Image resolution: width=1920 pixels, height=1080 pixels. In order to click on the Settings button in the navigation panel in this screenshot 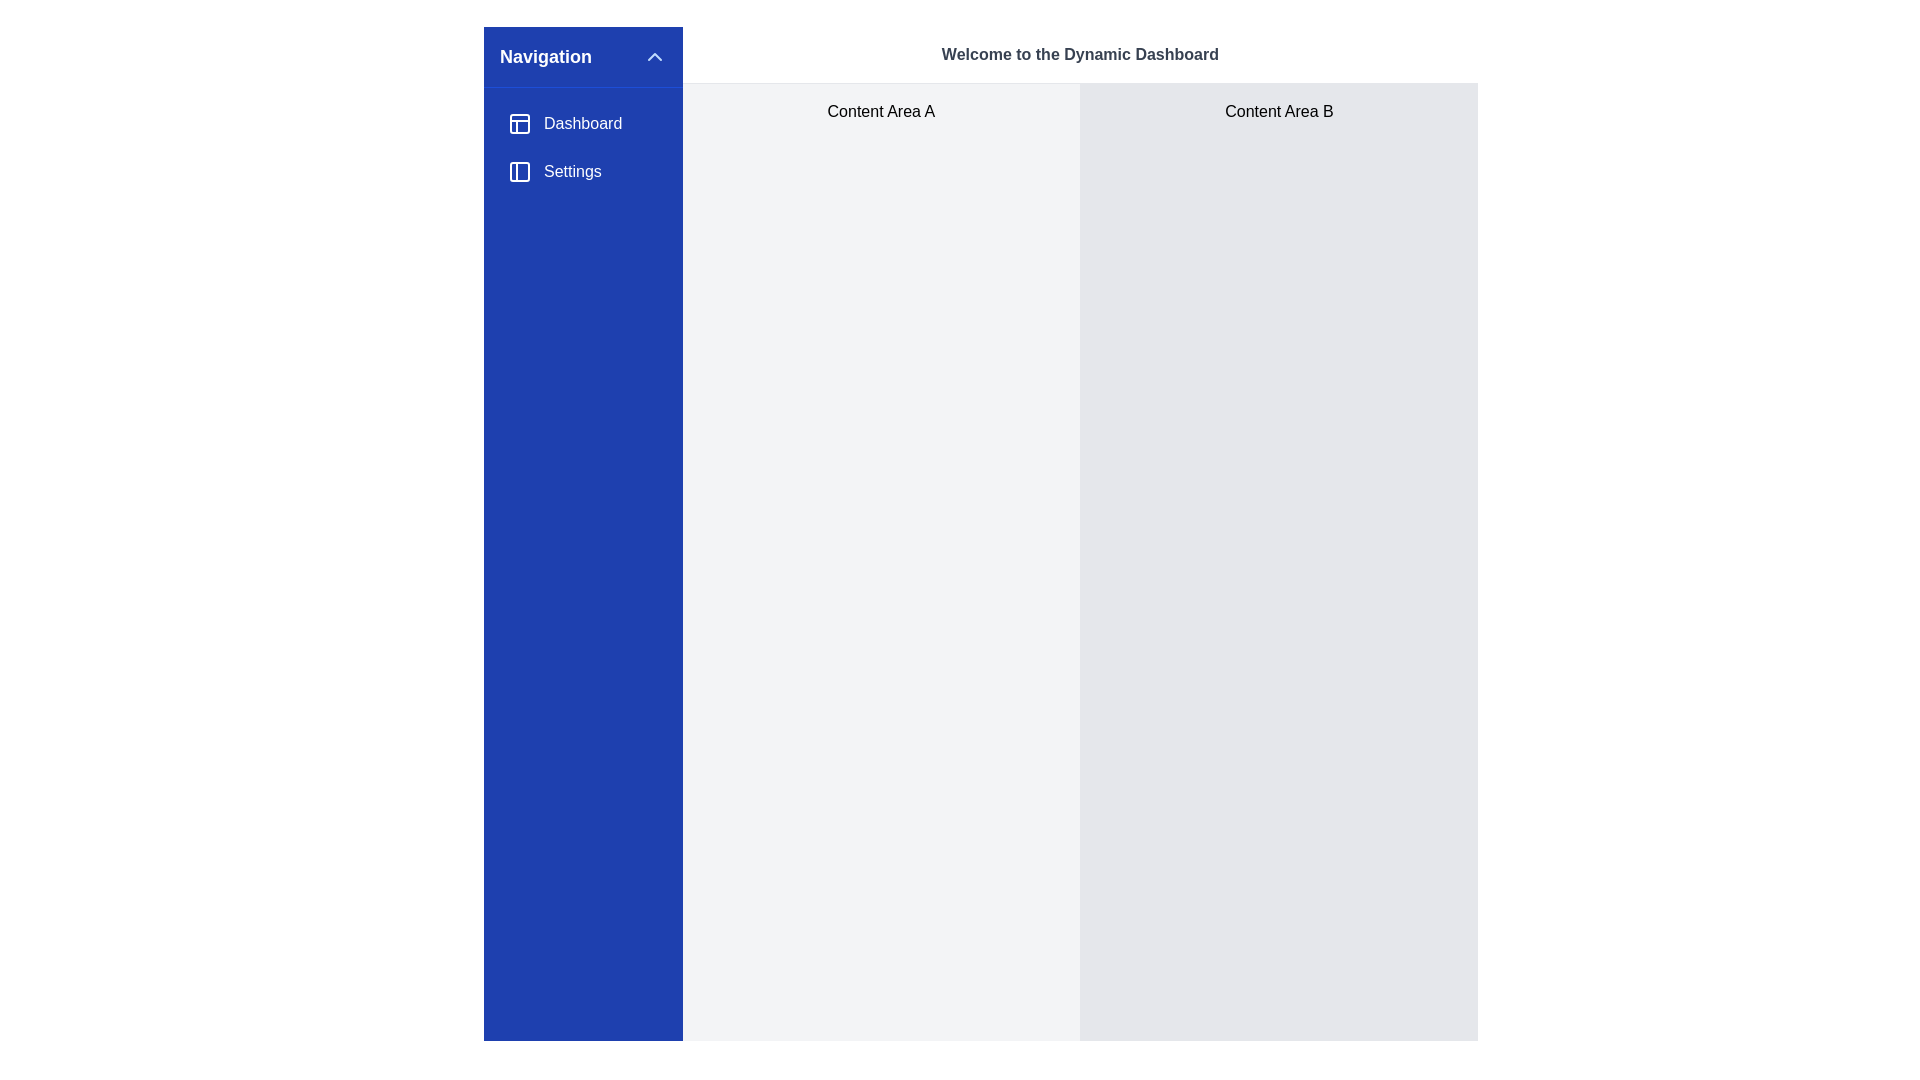, I will do `click(582, 171)`.